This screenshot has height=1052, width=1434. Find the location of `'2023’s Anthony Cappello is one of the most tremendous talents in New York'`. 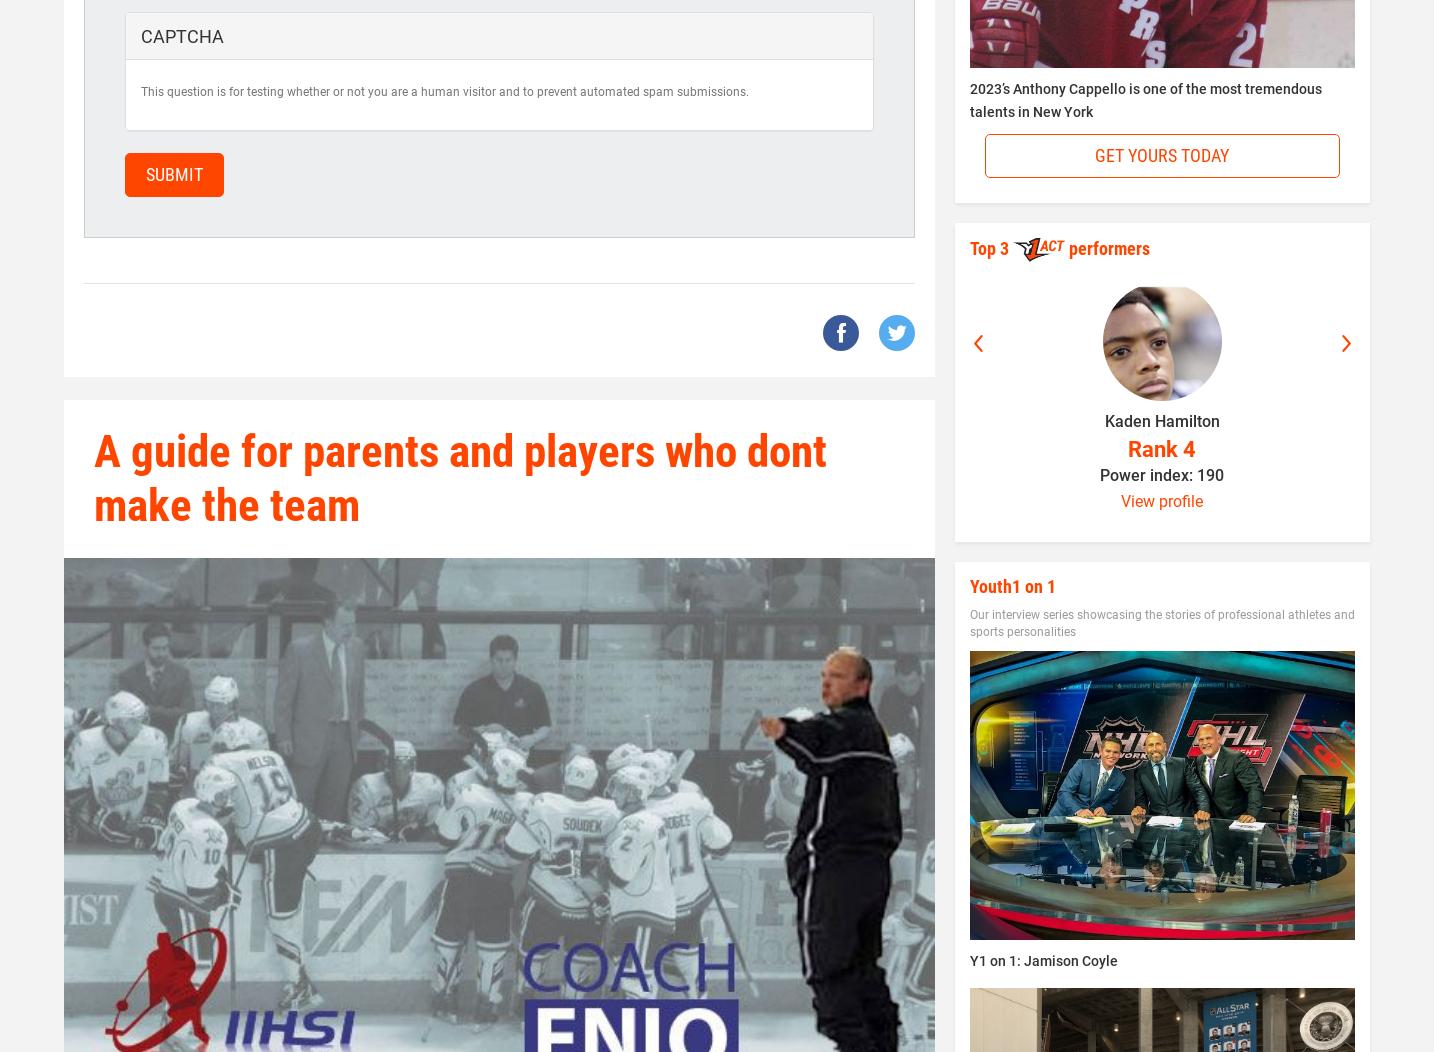

'2023’s Anthony Cappello is one of the most tremendous talents in New York' is located at coordinates (1145, 100).